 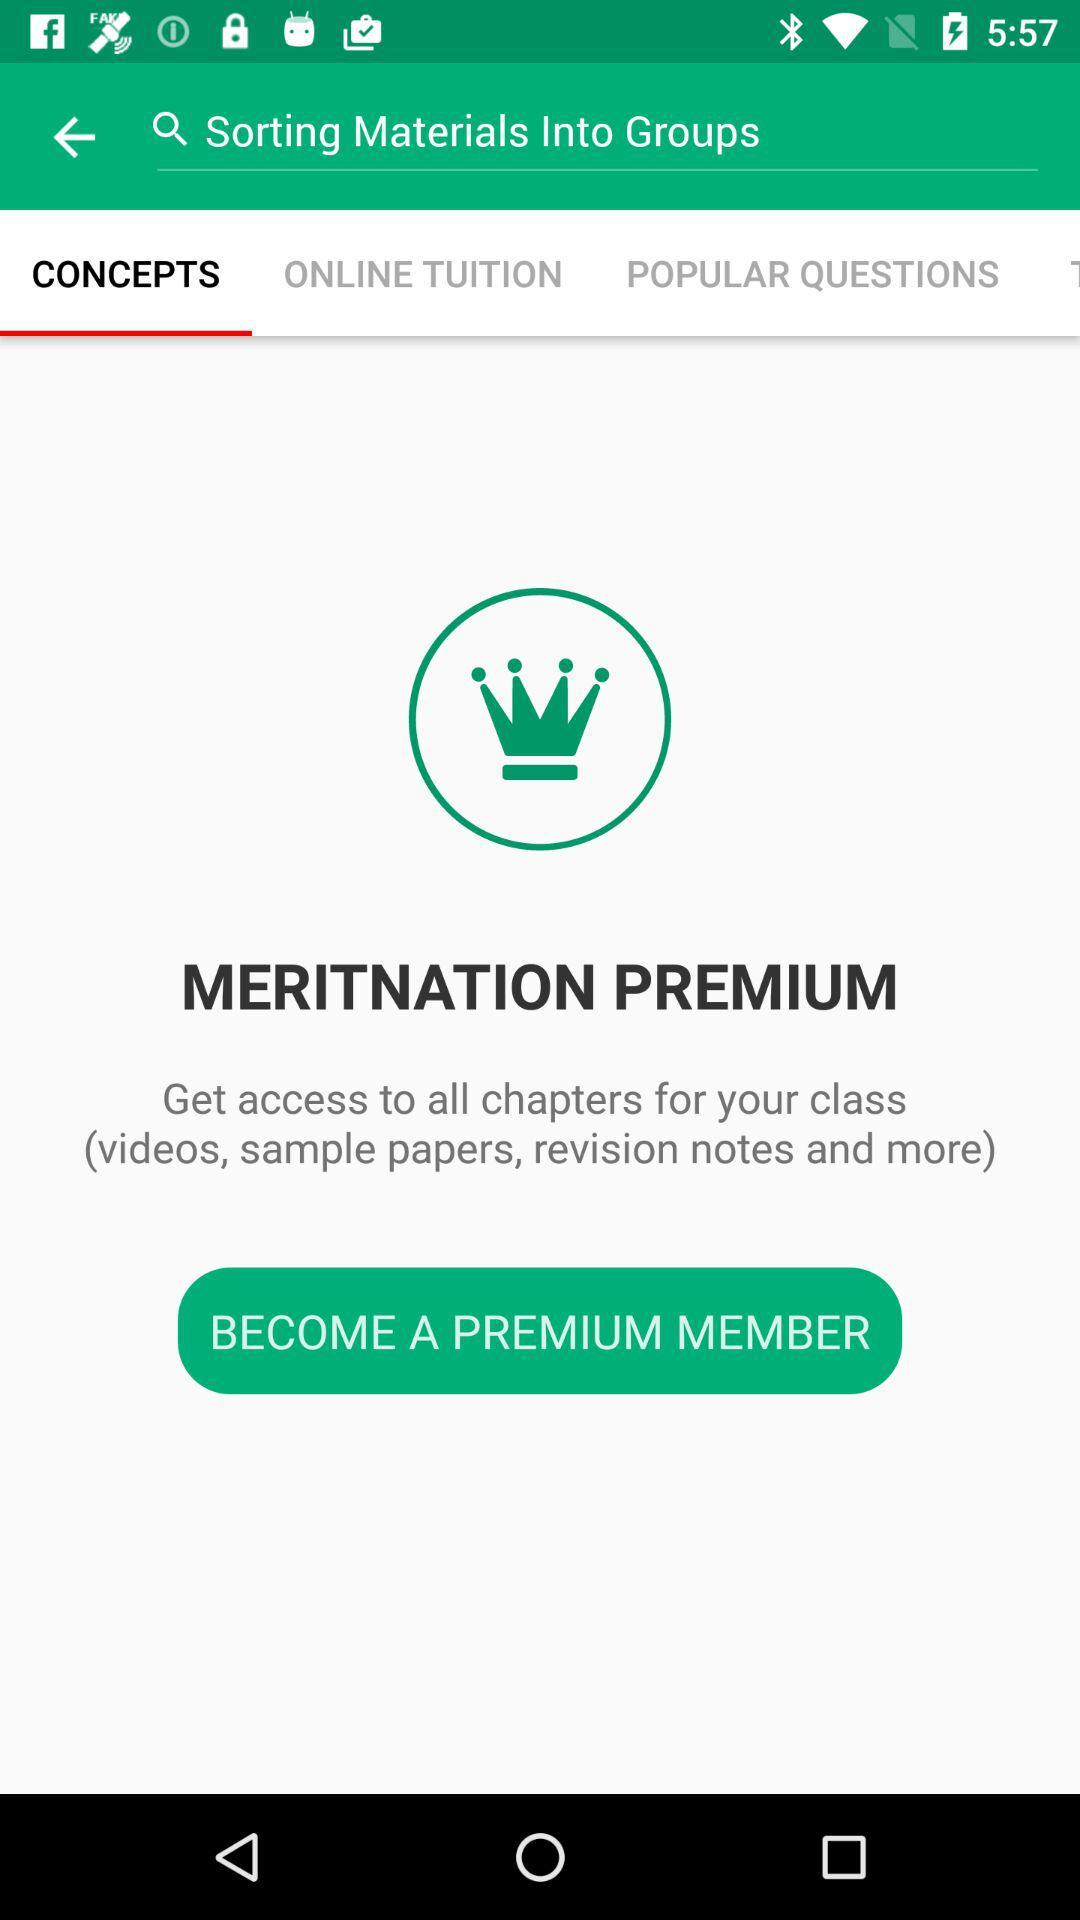 What do you see at coordinates (540, 1330) in the screenshot?
I see `the item below get access to` at bounding box center [540, 1330].